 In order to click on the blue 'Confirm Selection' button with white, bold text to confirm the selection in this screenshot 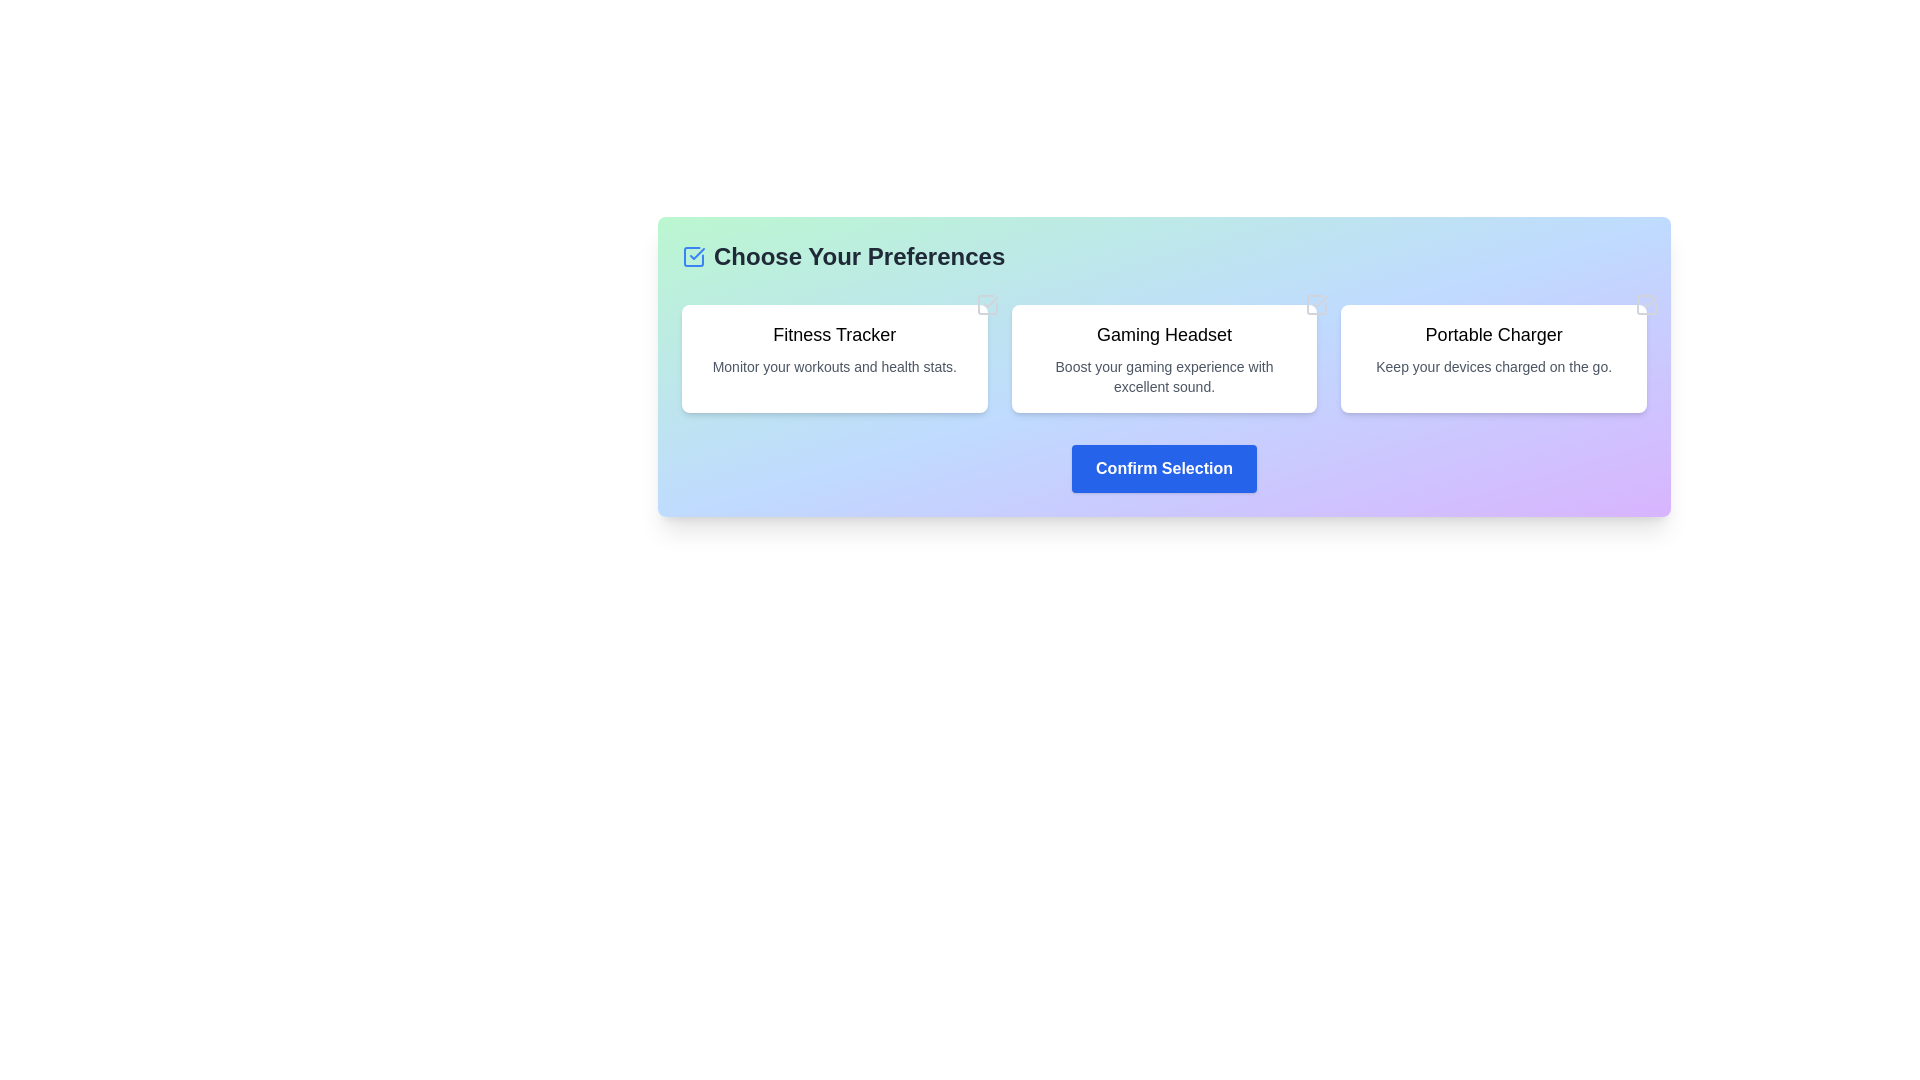, I will do `click(1164, 469)`.